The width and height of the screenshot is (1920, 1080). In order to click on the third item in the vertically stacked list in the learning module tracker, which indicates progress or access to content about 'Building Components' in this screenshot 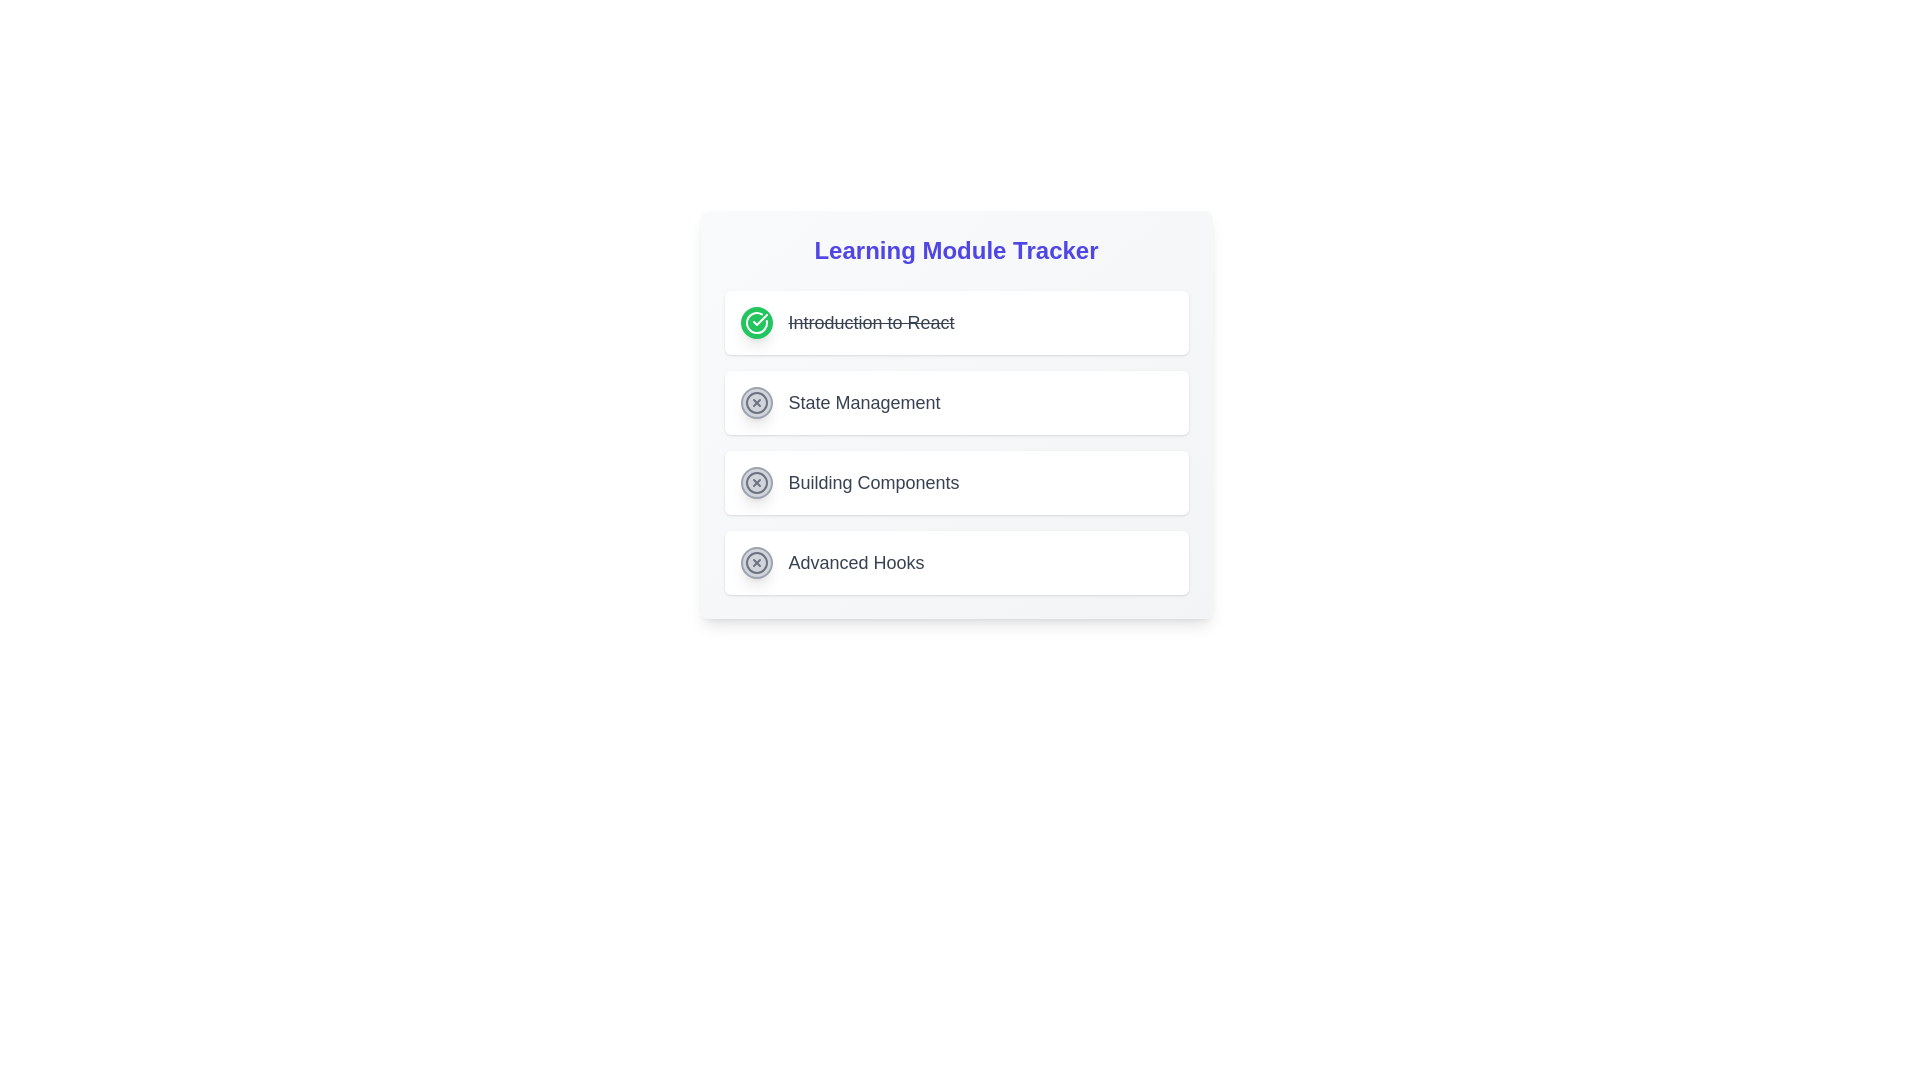, I will do `click(955, 482)`.